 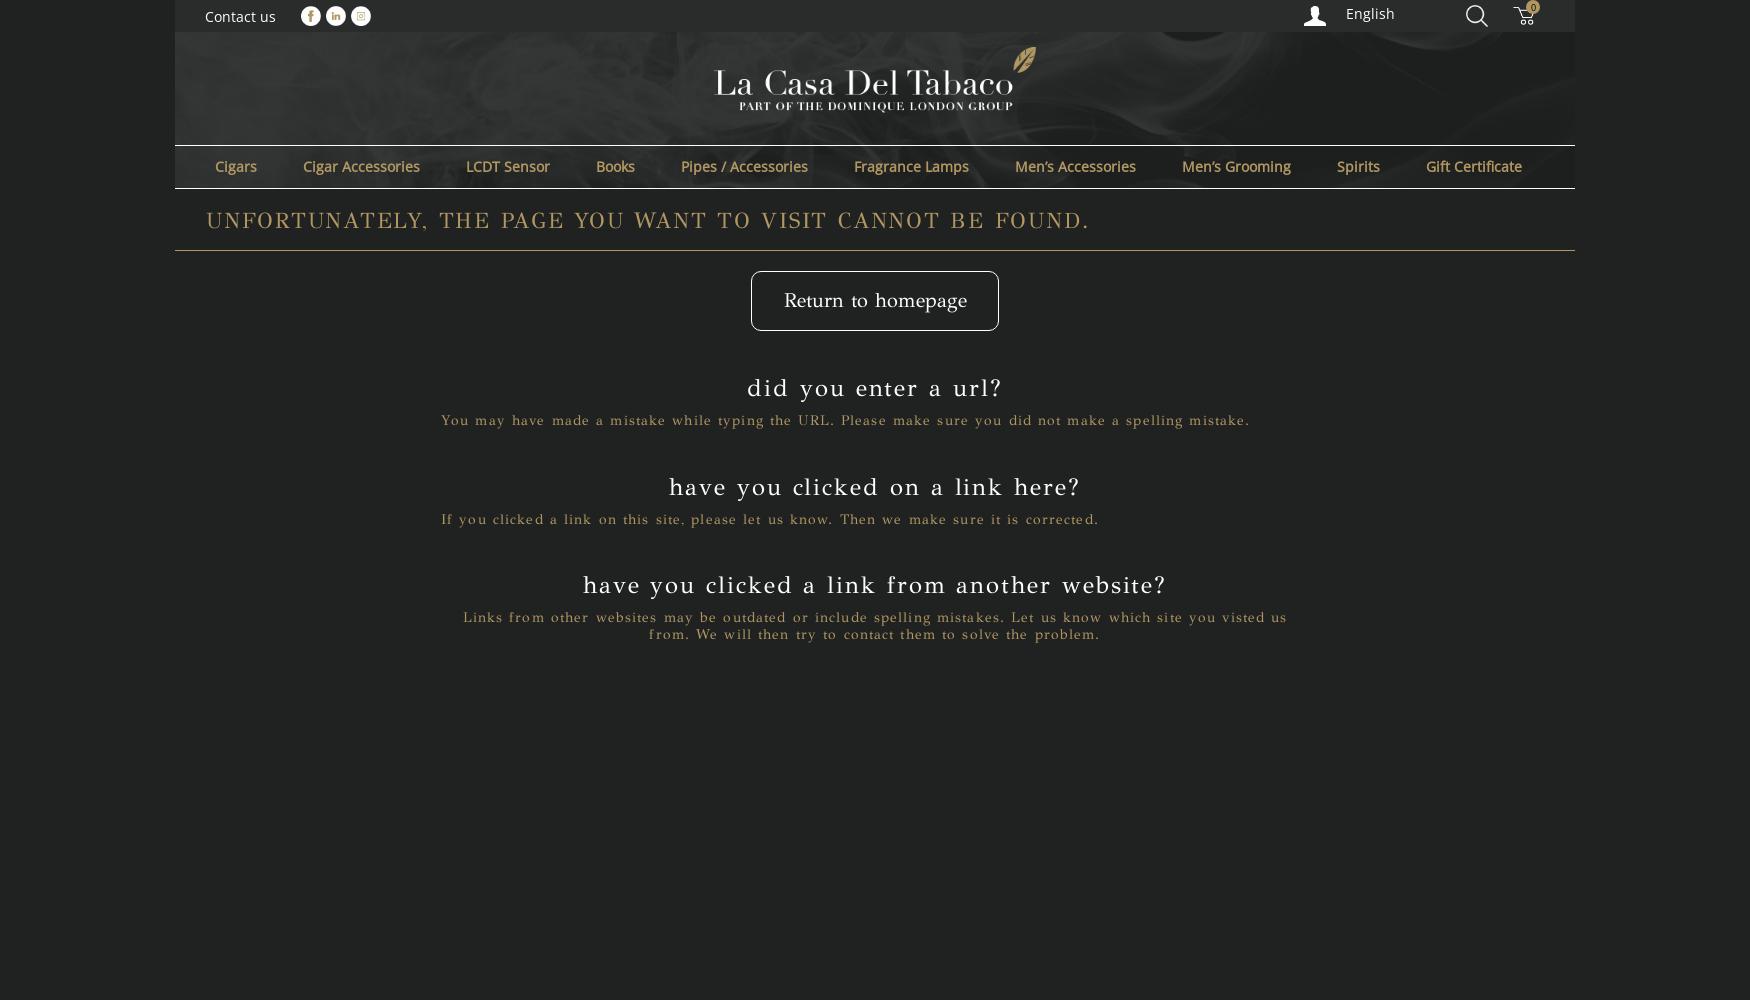 What do you see at coordinates (240, 16) in the screenshot?
I see `'Contact us'` at bounding box center [240, 16].